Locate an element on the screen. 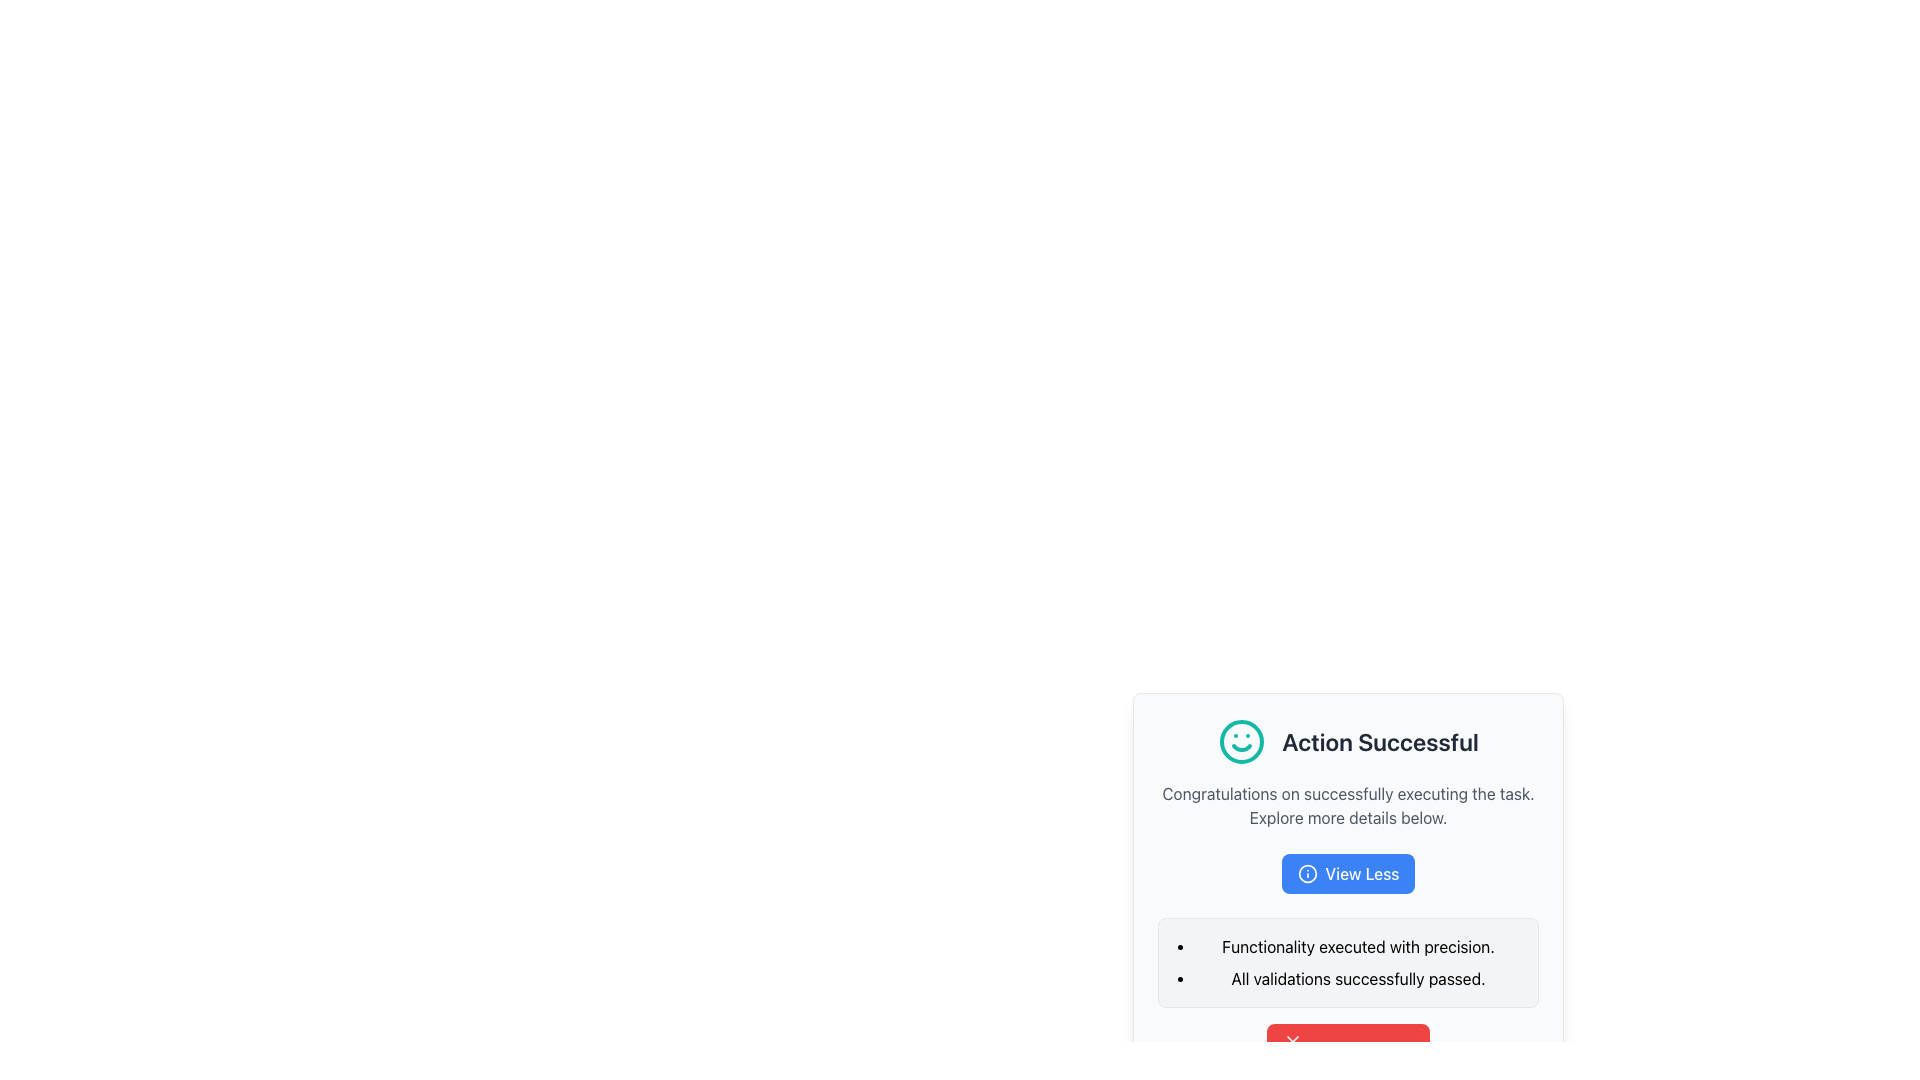  the text element that reads 'Functionality executed with precision.' which is the first item in a bulleted list below the blue 'View Less' button is located at coordinates (1358, 946).